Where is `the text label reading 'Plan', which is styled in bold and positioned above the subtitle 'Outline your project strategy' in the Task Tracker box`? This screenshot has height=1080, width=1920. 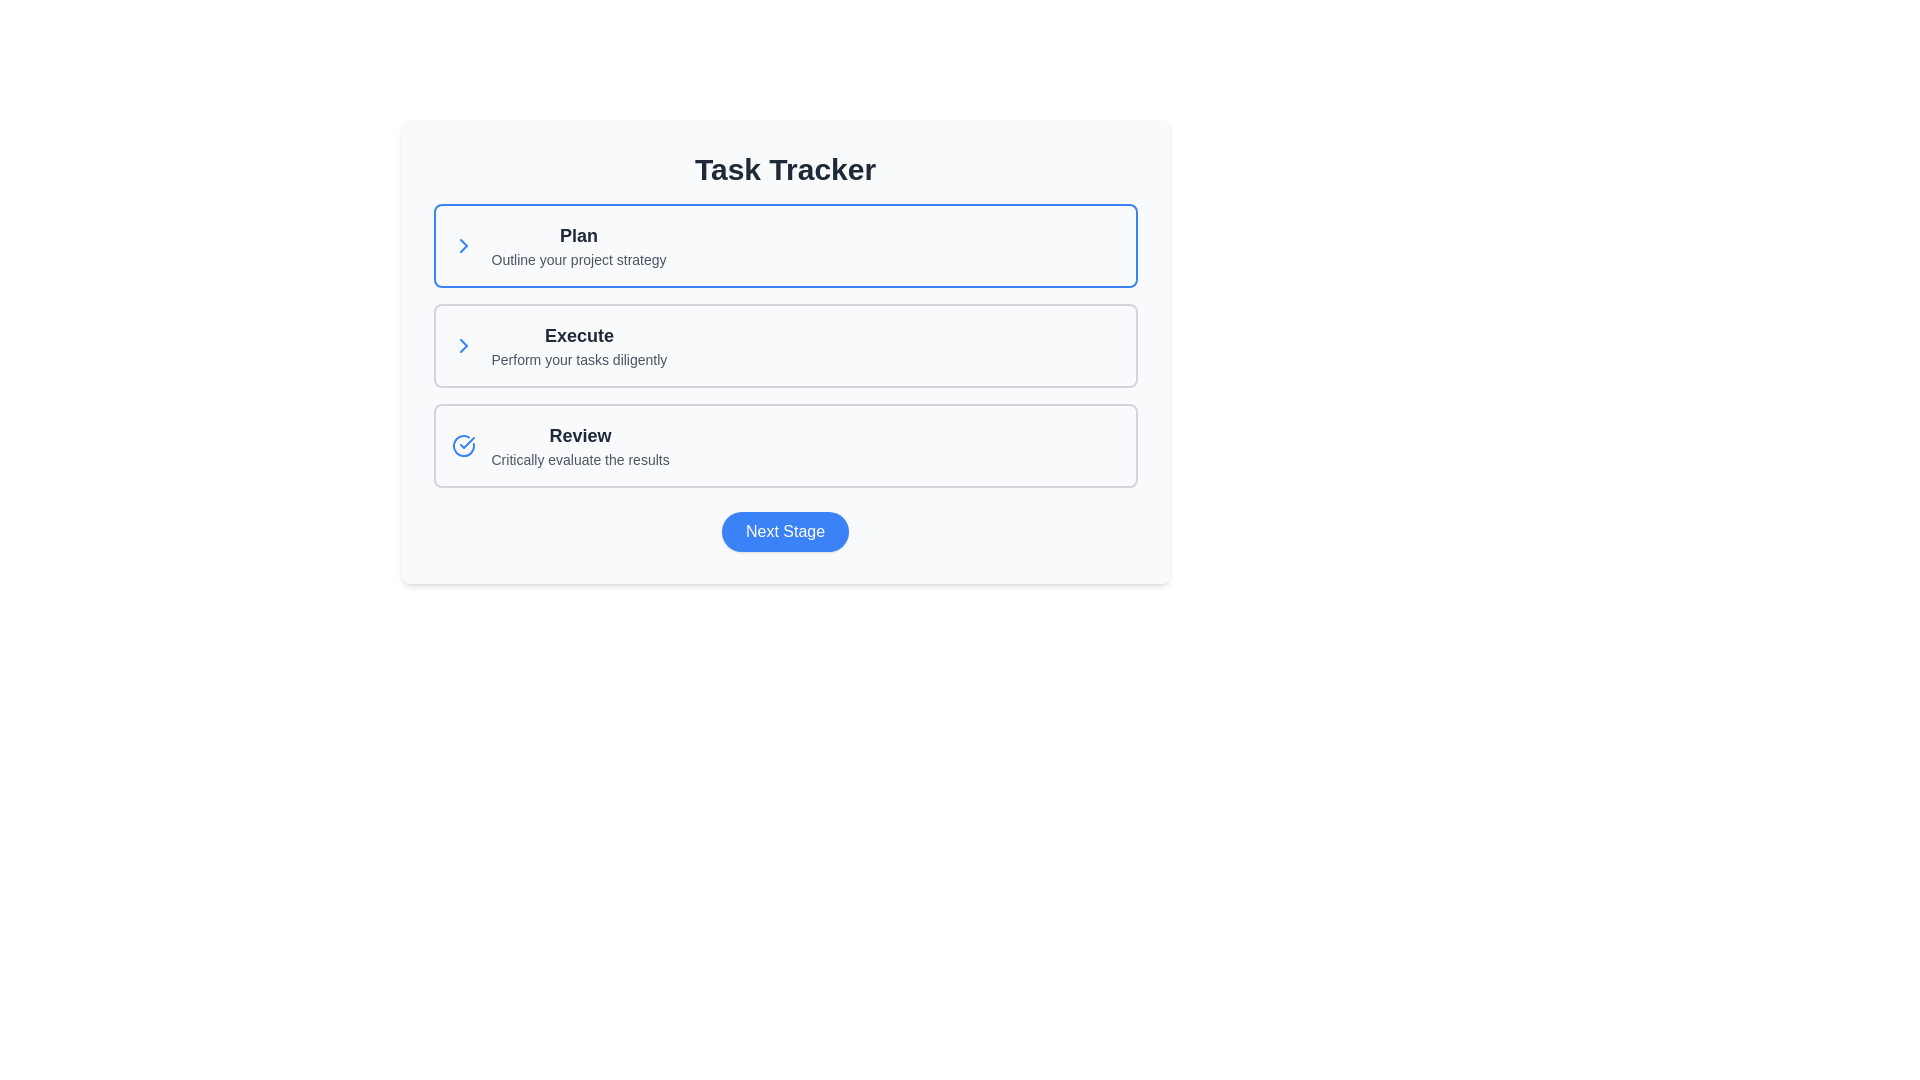 the text label reading 'Plan', which is styled in bold and positioned above the subtitle 'Outline your project strategy' in the Task Tracker box is located at coordinates (578, 234).